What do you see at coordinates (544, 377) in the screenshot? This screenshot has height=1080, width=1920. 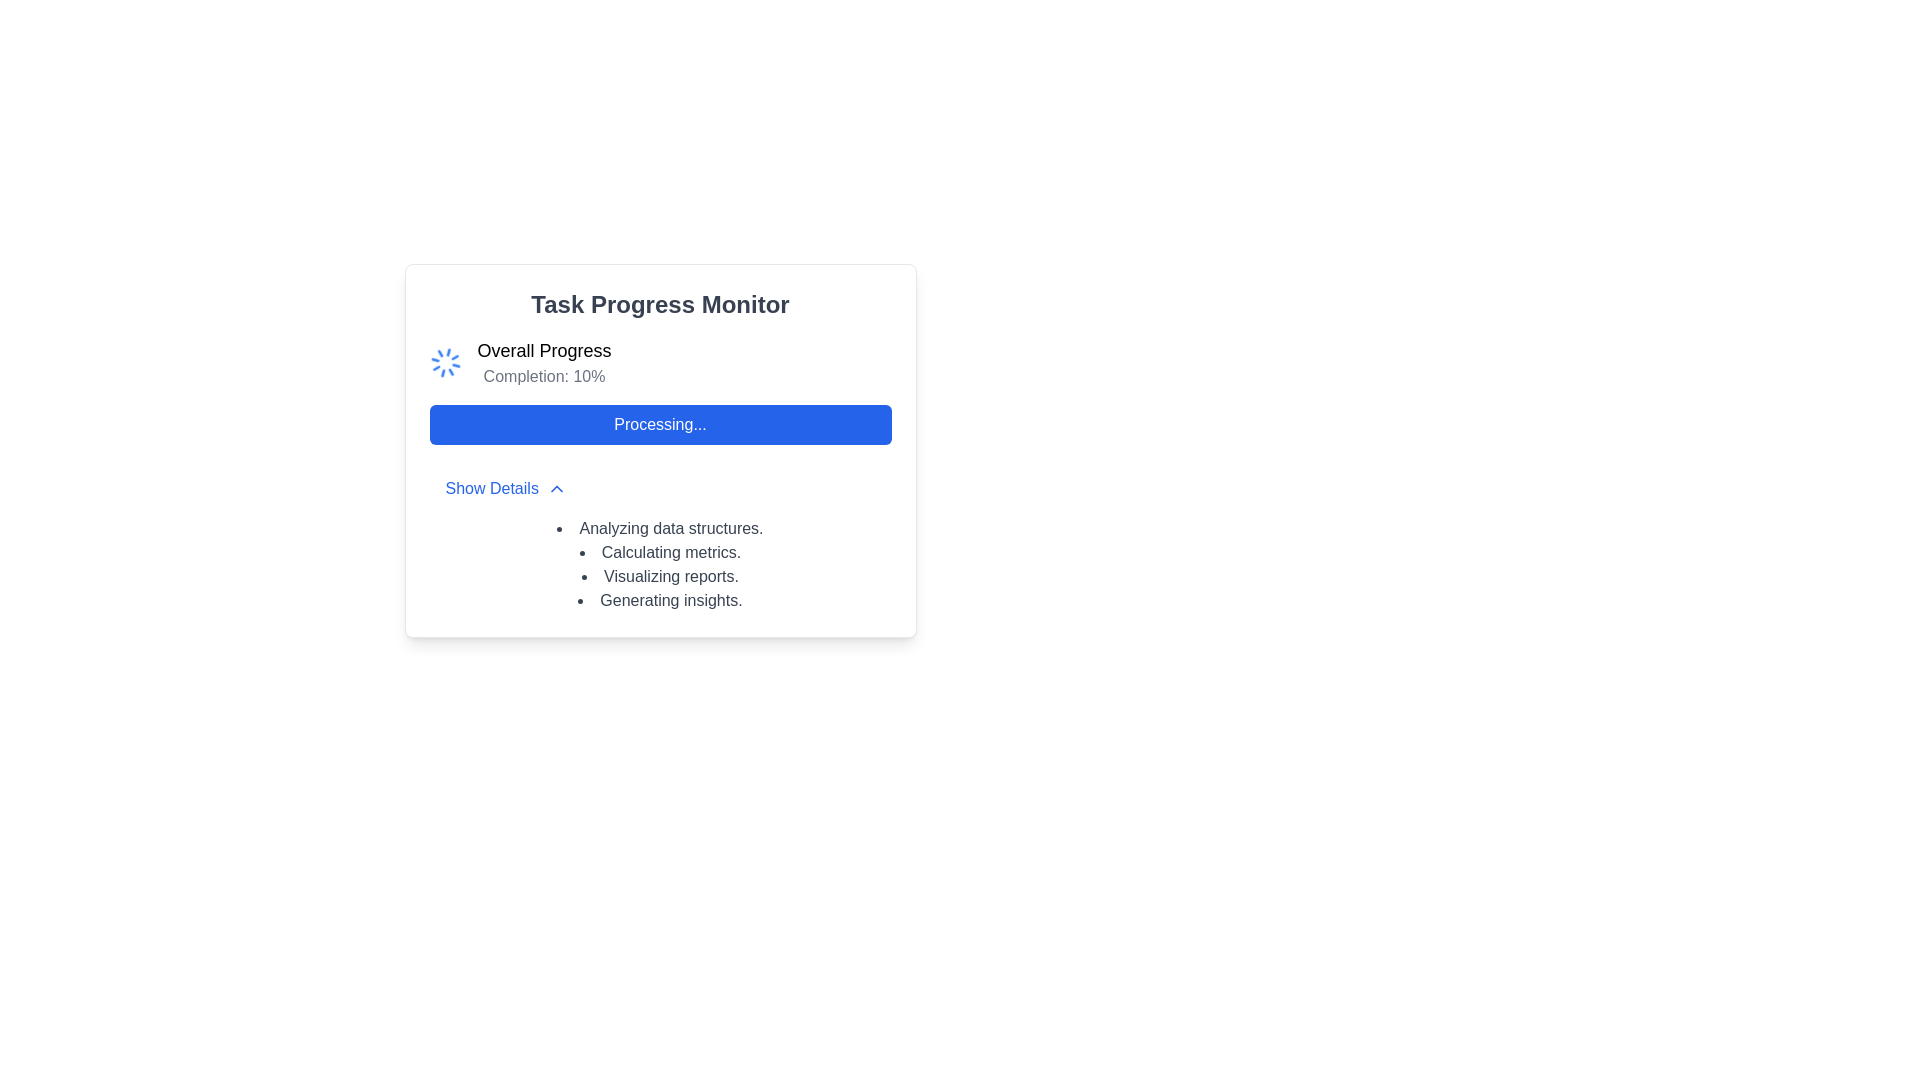 I see `the text label displaying 'Completion: 0%' in light gray, located beneath the 'Overall Progress' heading` at bounding box center [544, 377].